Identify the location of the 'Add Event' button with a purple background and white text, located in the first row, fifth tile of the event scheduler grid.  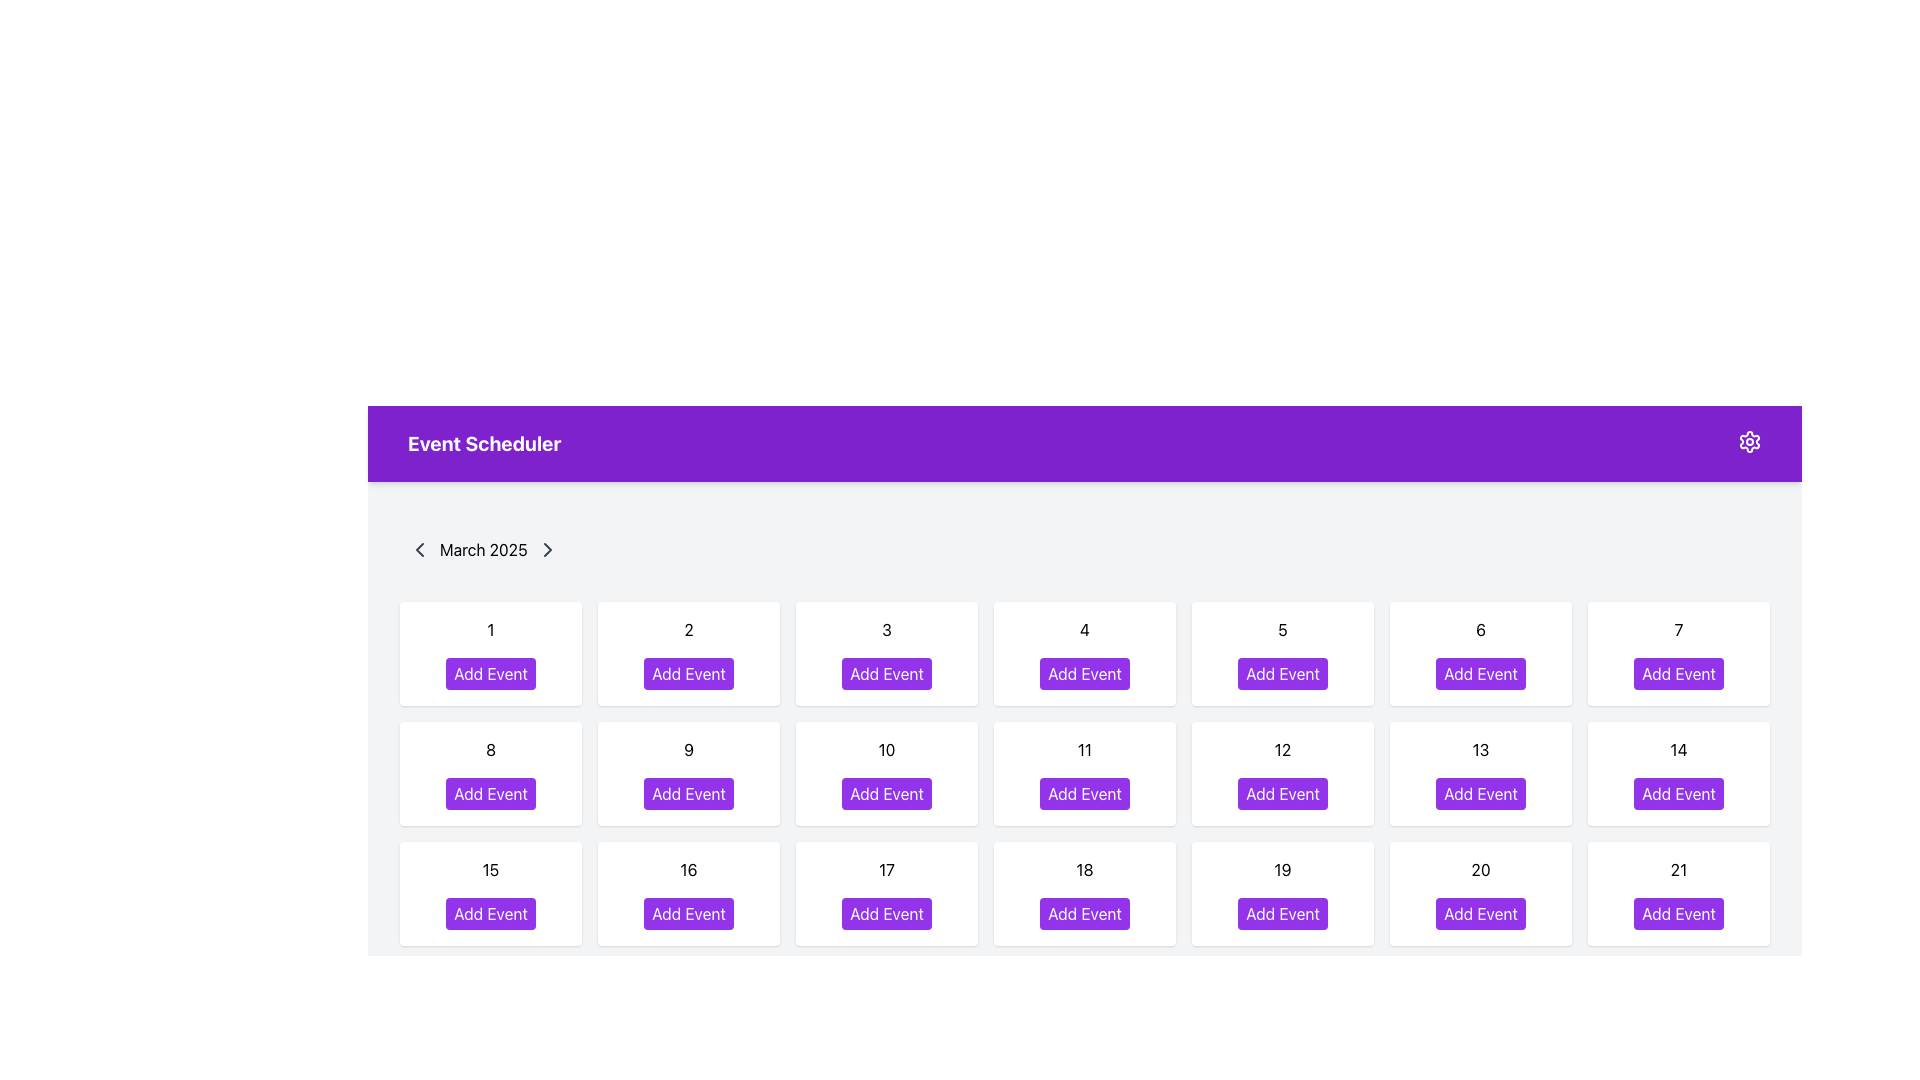
(1282, 674).